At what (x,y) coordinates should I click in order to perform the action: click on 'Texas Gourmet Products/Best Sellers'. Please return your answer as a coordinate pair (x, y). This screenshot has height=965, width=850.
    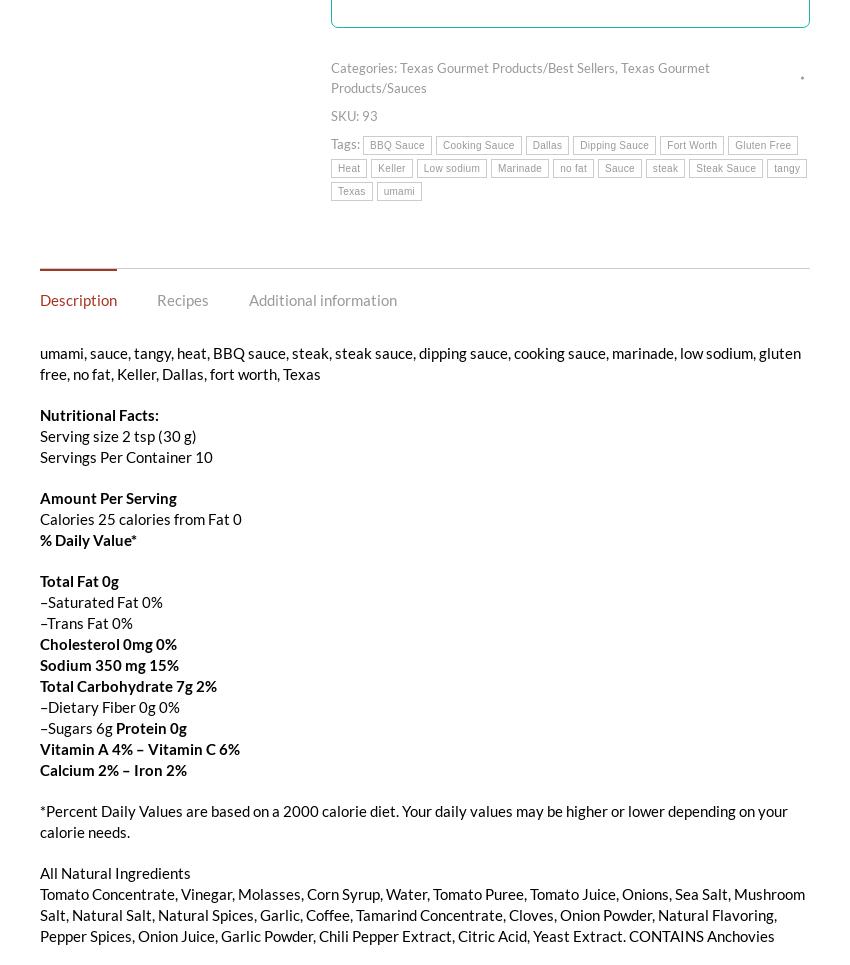
    Looking at the image, I should click on (507, 66).